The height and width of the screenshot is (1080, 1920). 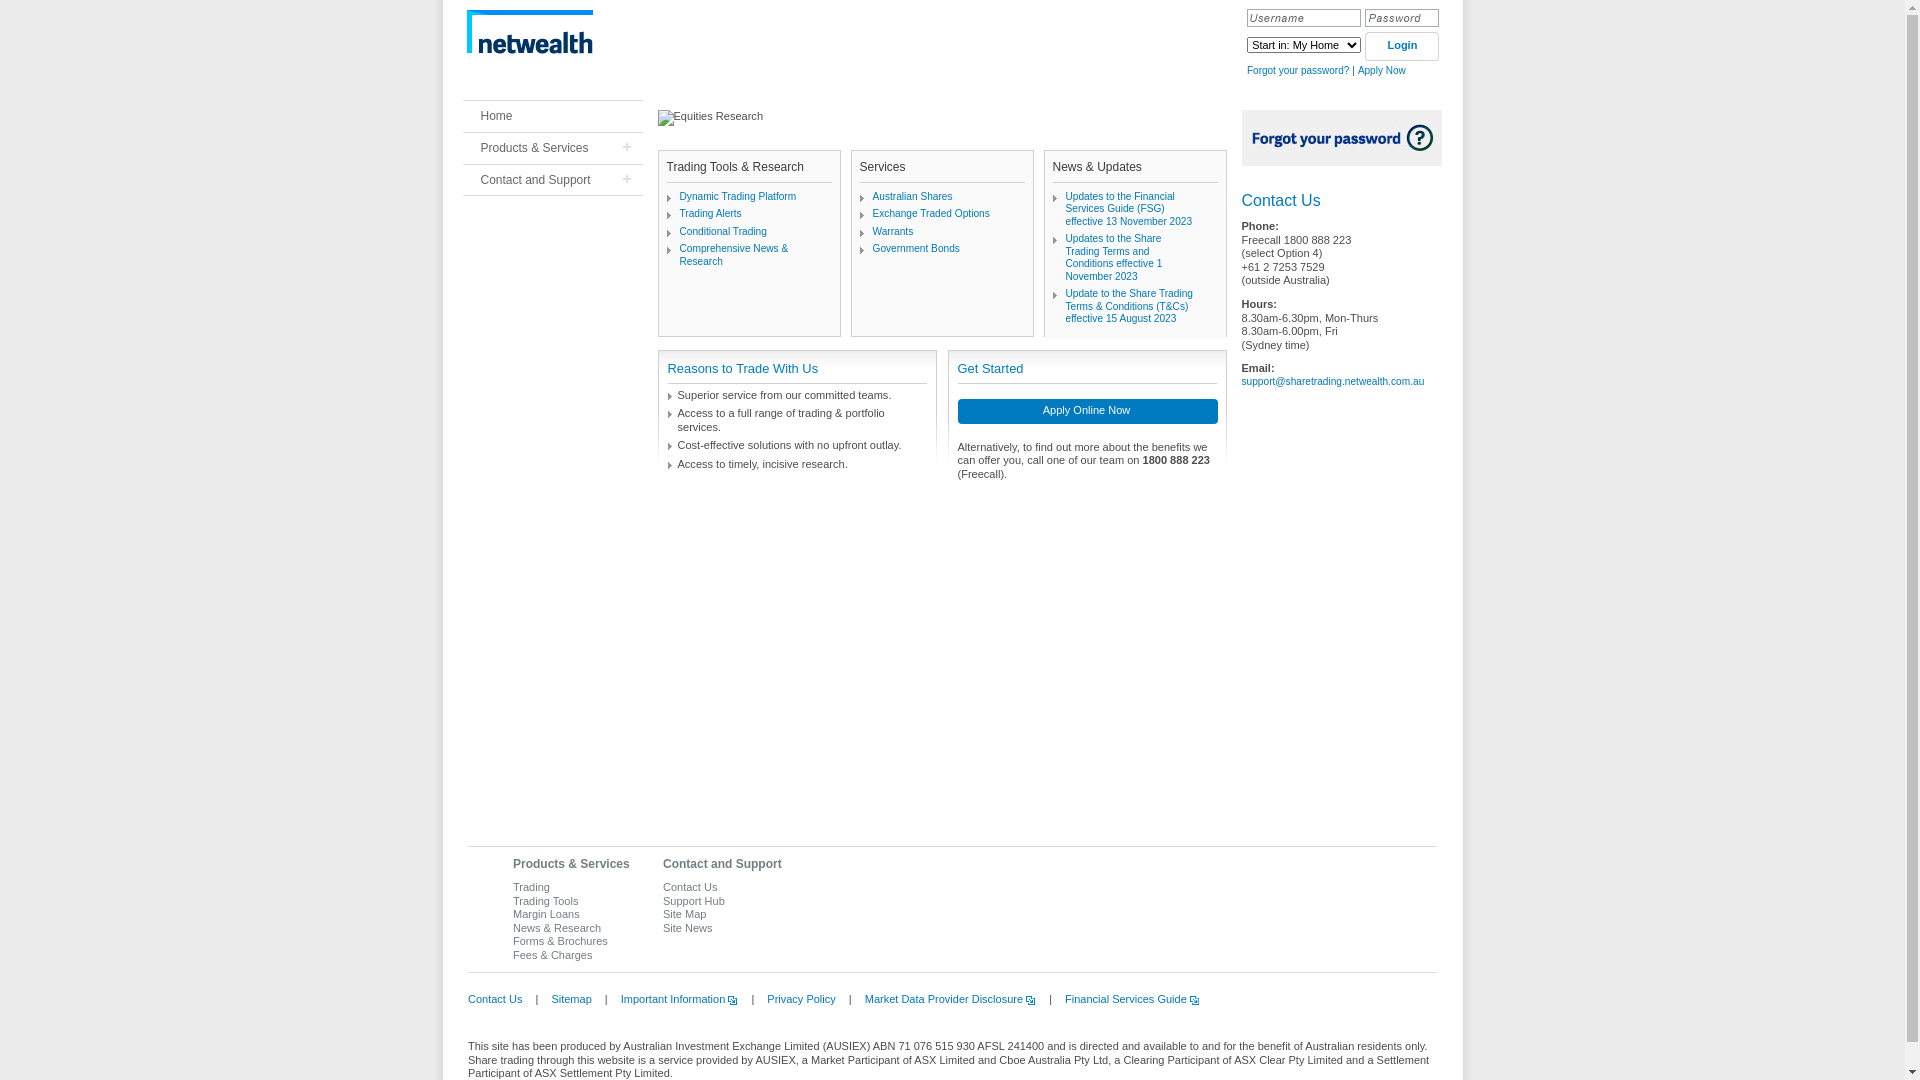 What do you see at coordinates (795, 999) in the screenshot?
I see `'Privacy Policy'` at bounding box center [795, 999].